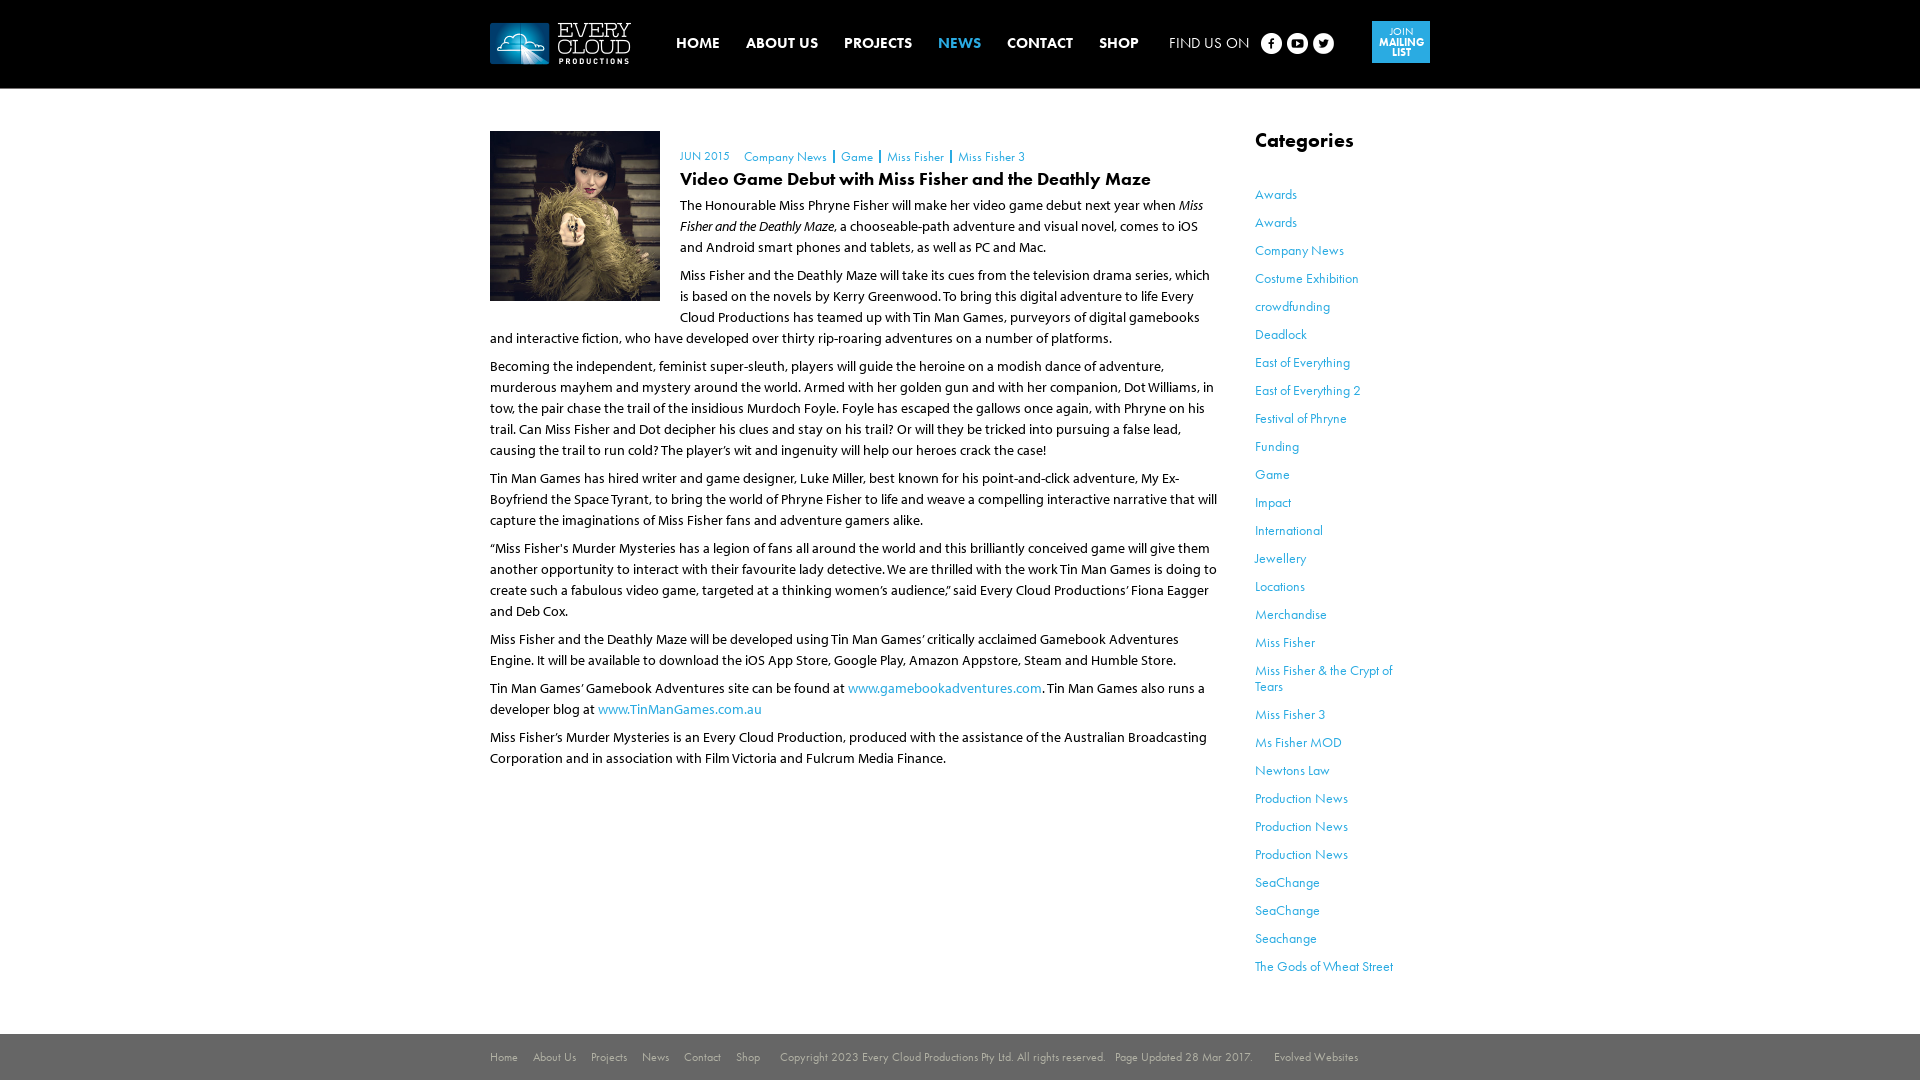 The image size is (1920, 1080). What do you see at coordinates (747, 1055) in the screenshot?
I see `'Shop'` at bounding box center [747, 1055].